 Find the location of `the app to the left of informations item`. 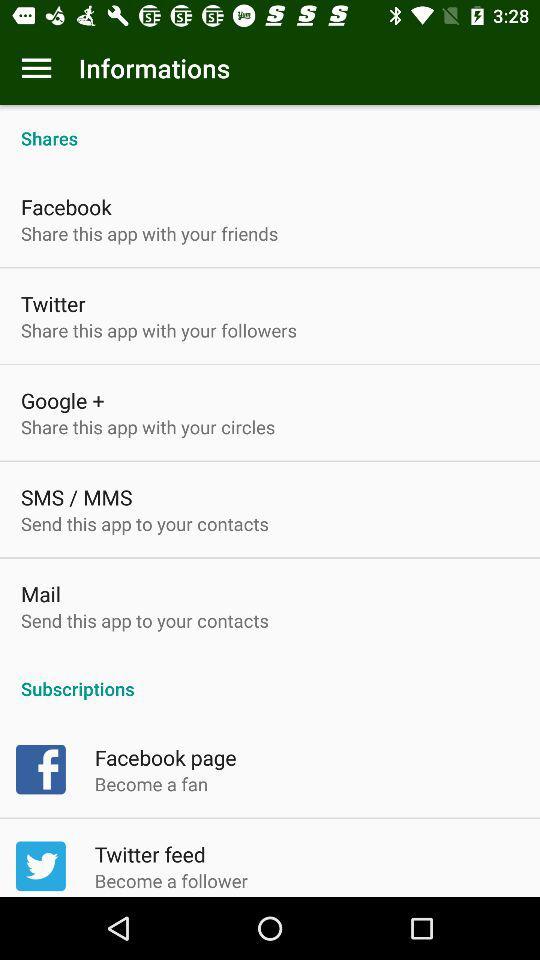

the app to the left of informations item is located at coordinates (36, 68).